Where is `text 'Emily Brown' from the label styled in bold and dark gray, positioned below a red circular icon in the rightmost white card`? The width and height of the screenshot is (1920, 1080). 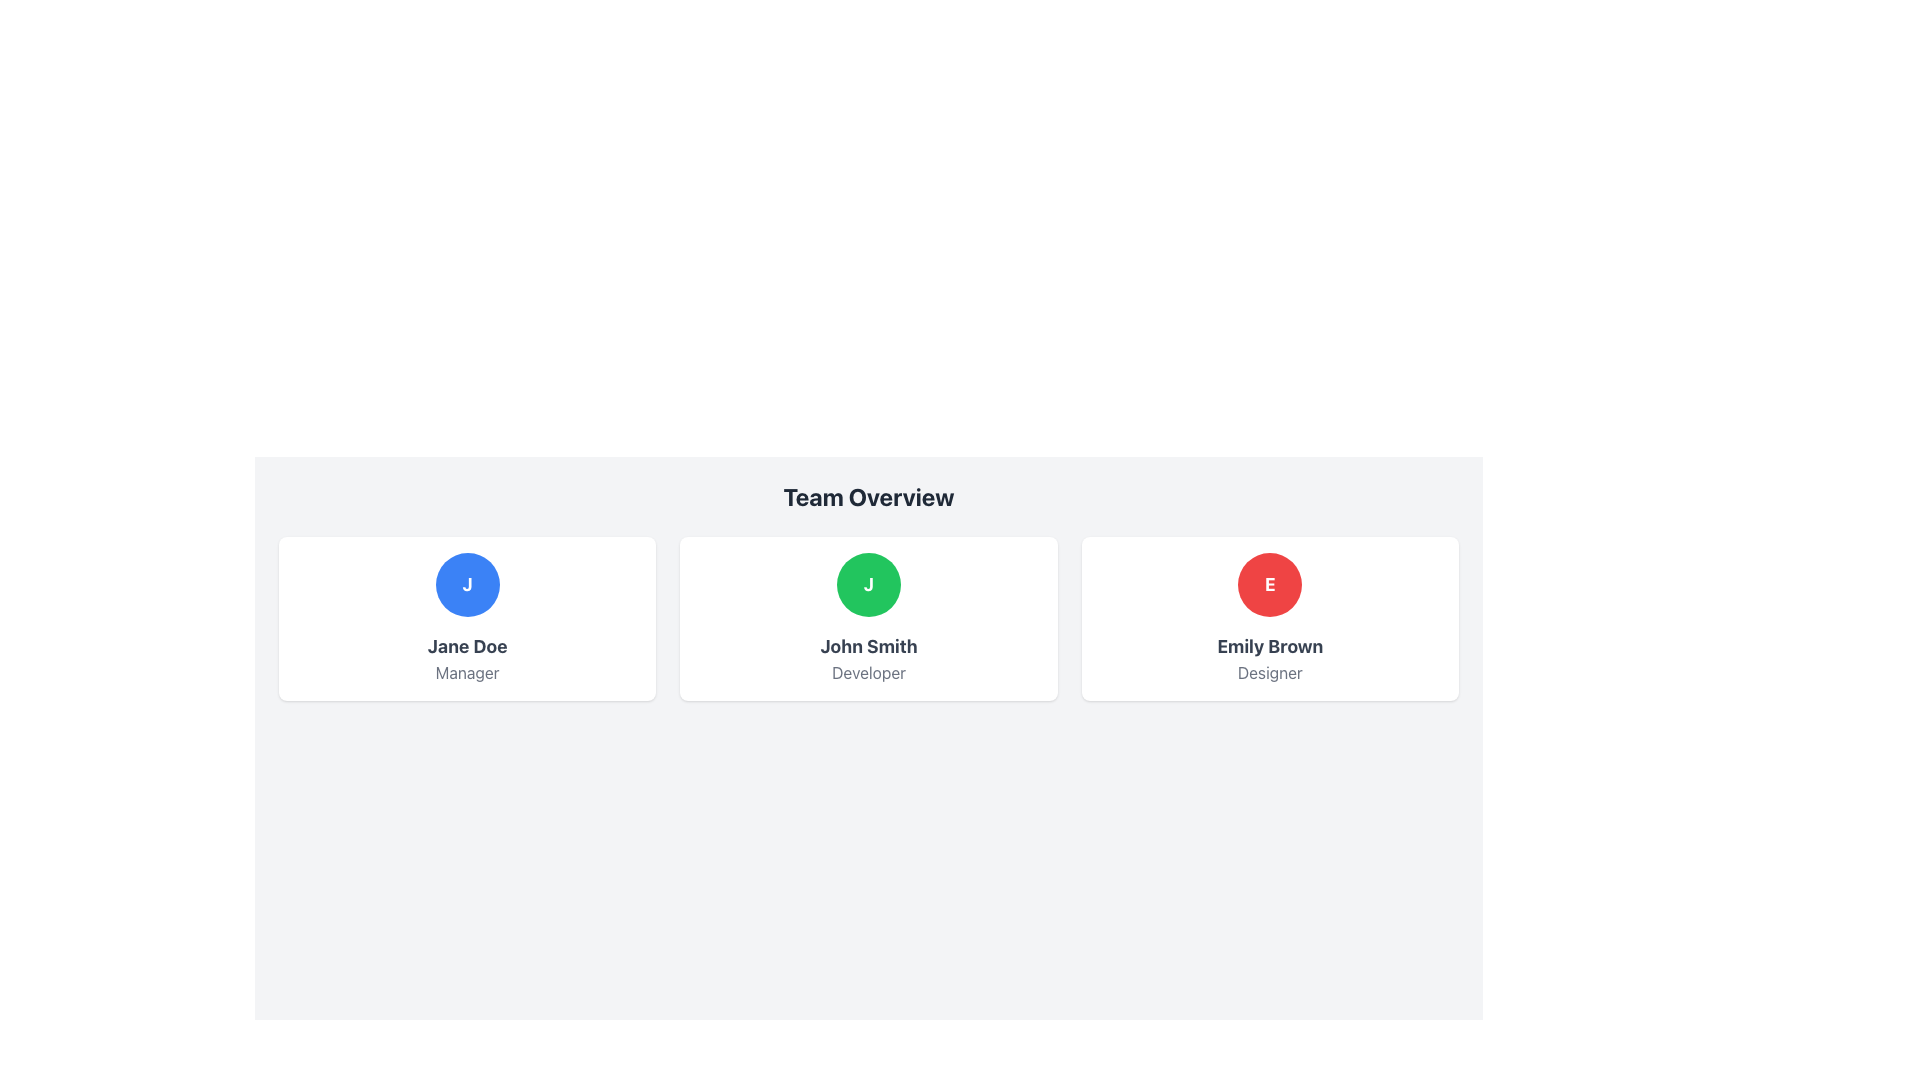
text 'Emily Brown' from the label styled in bold and dark gray, positioned below a red circular icon in the rightmost white card is located at coordinates (1269, 647).